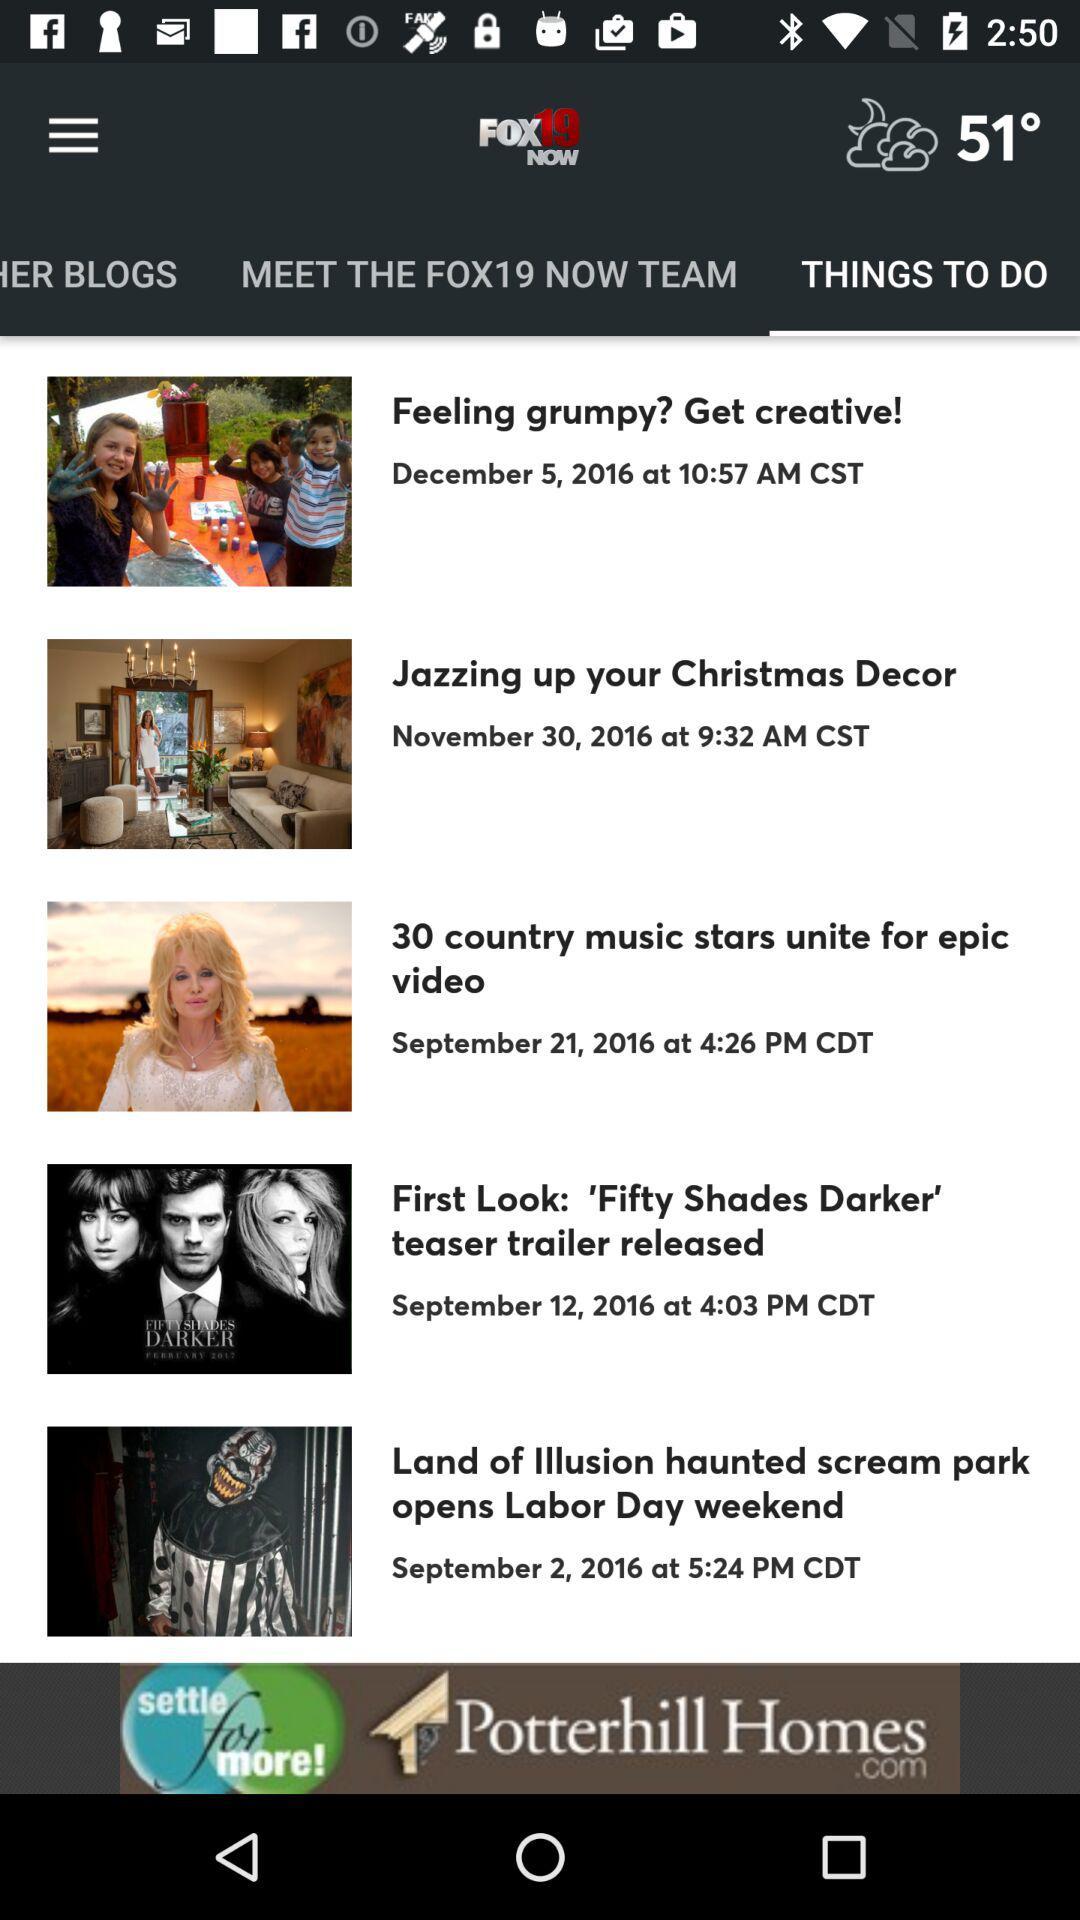  I want to click on for adverisment, so click(540, 1727).